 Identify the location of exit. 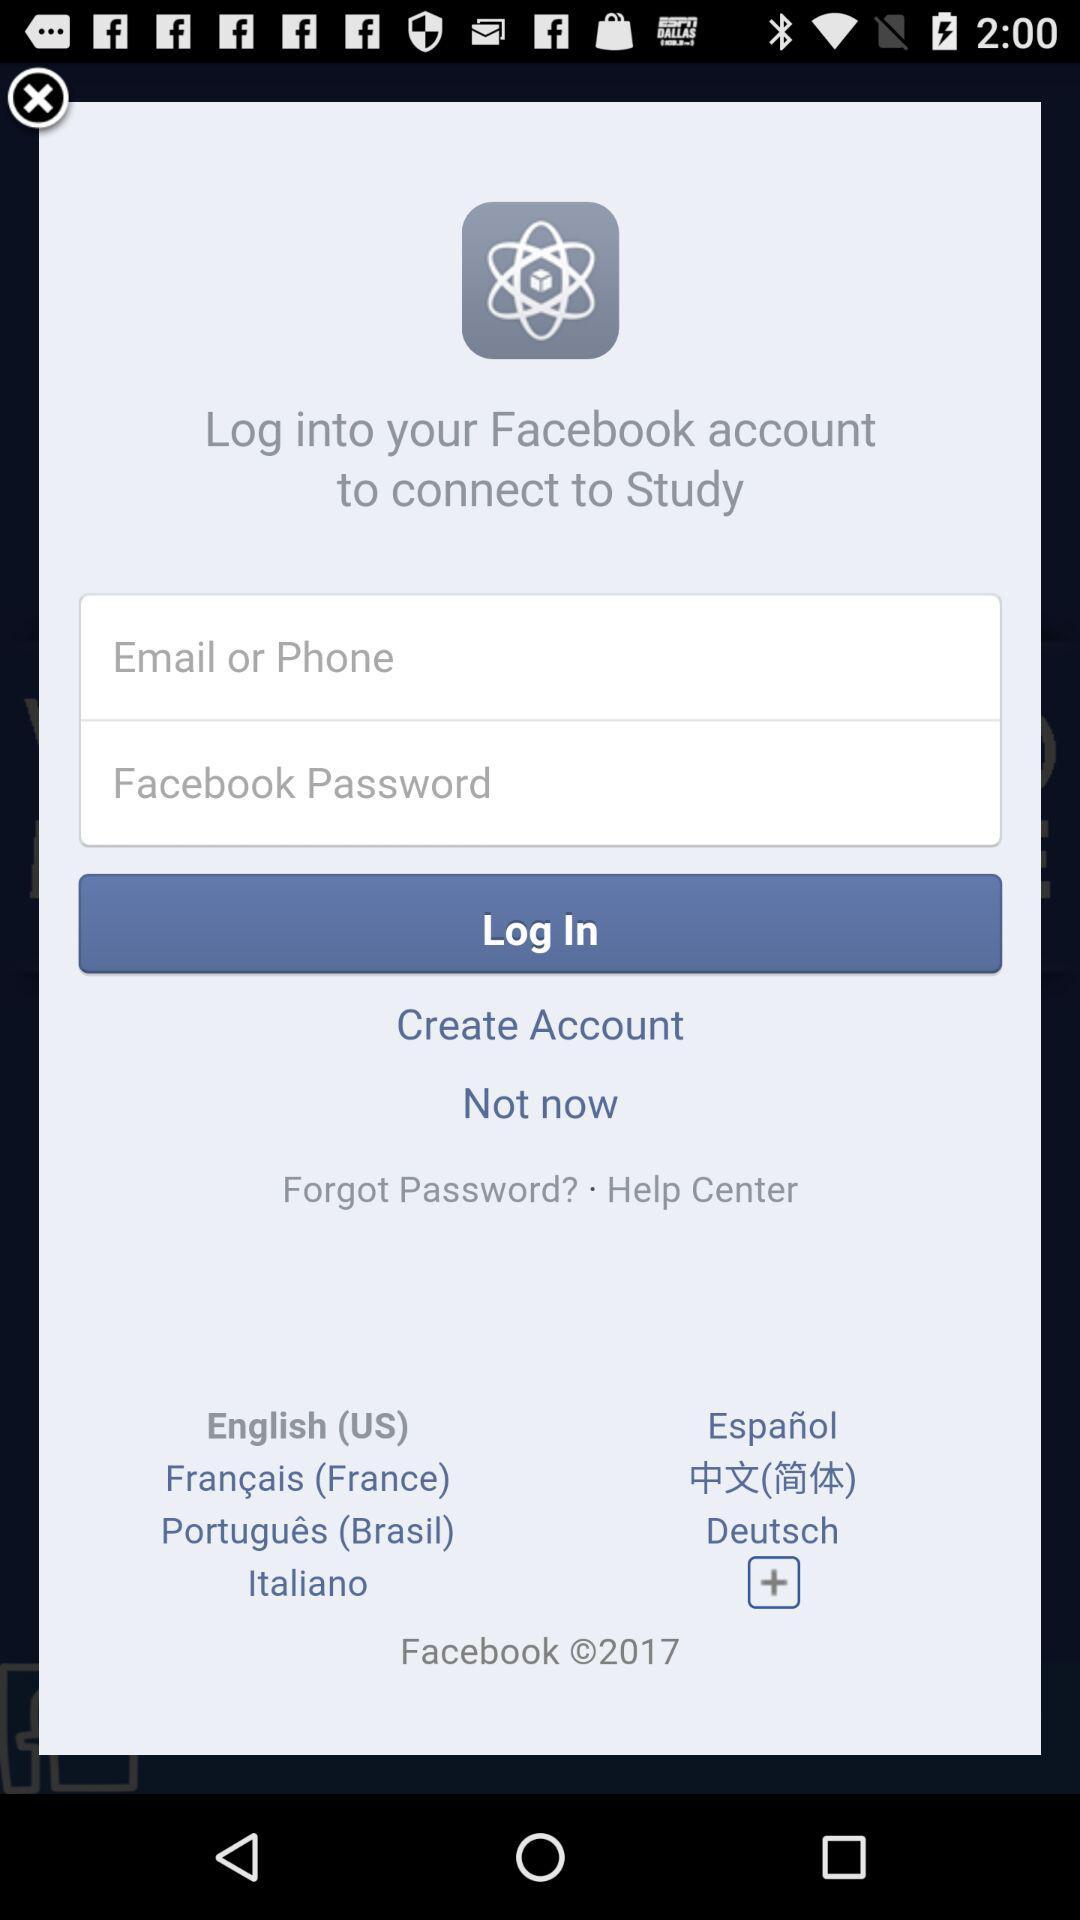
(38, 100).